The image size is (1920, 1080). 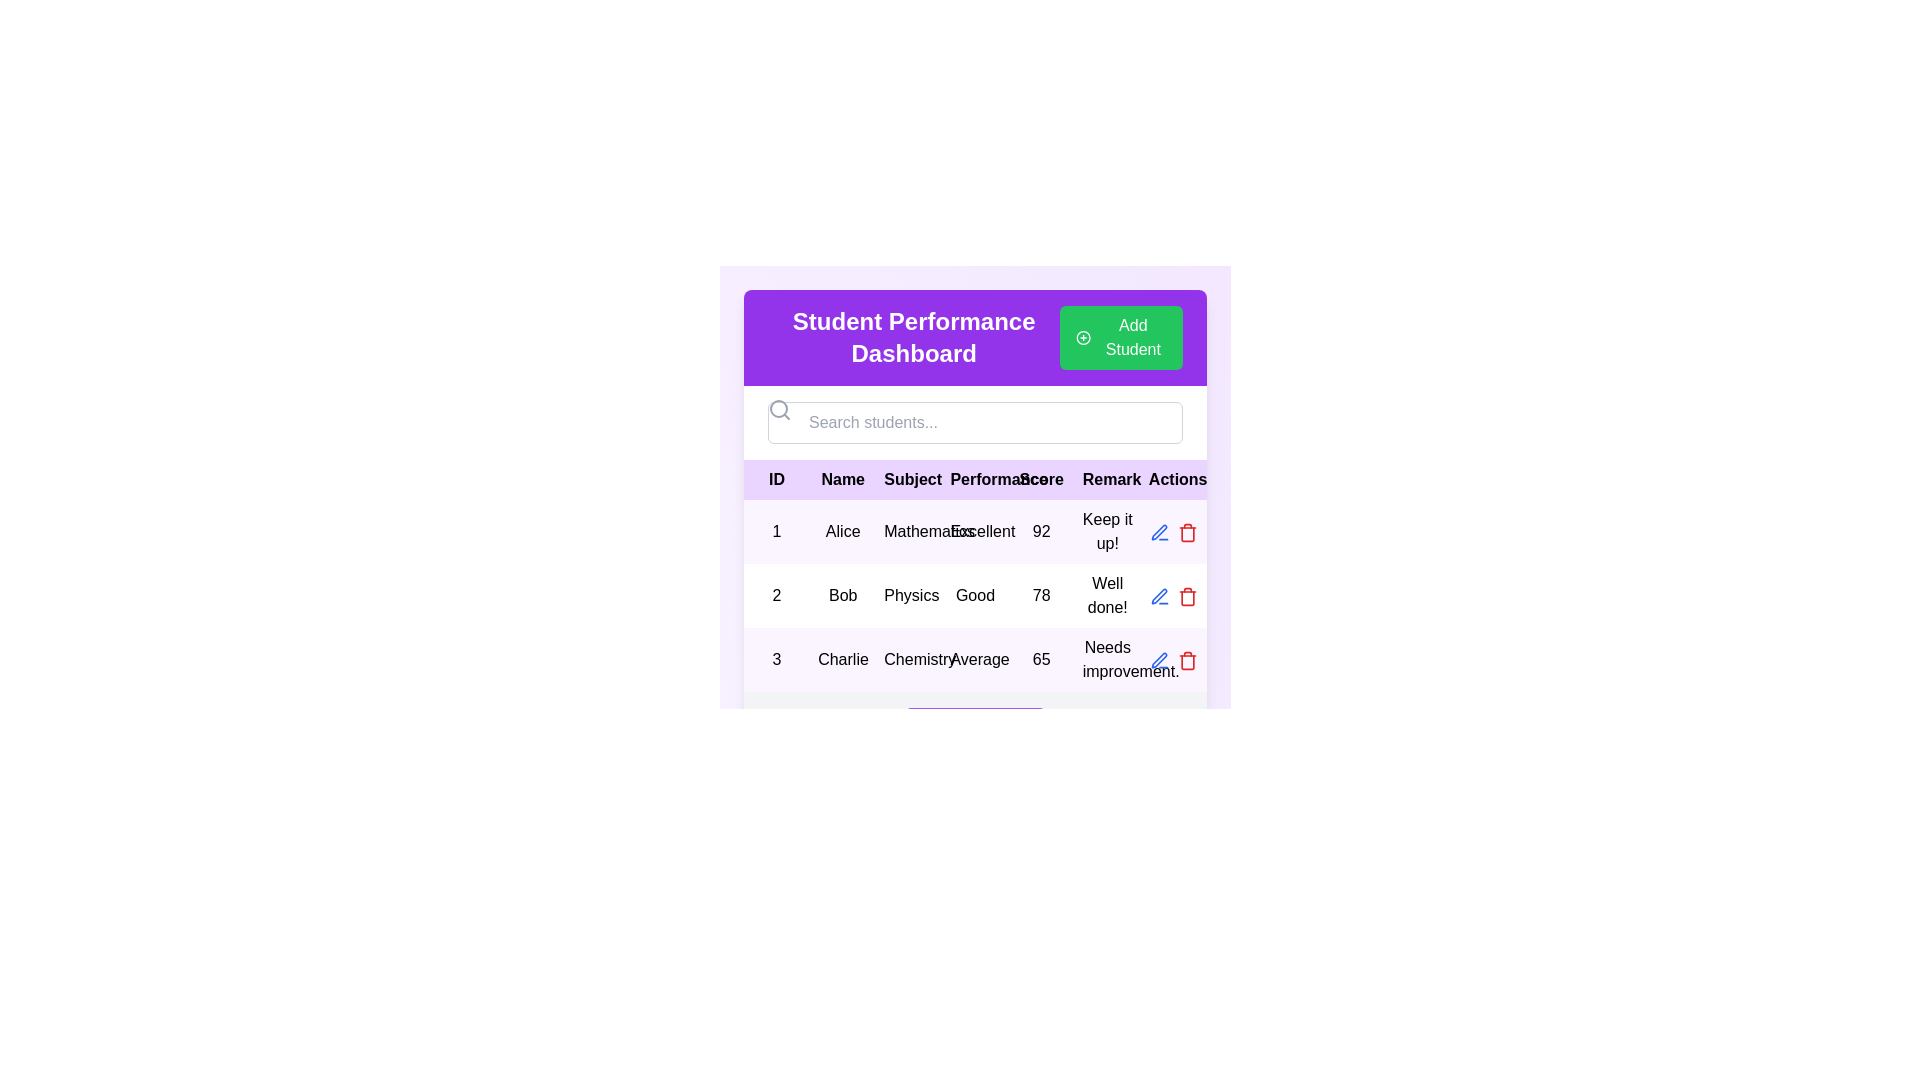 I want to click on the text label displaying the number '65' in black text, which is located in the fifth column of the third row of the student information table, adjacent to the 'Average' and 'Needs improvement.' cells, so click(x=1040, y=659).